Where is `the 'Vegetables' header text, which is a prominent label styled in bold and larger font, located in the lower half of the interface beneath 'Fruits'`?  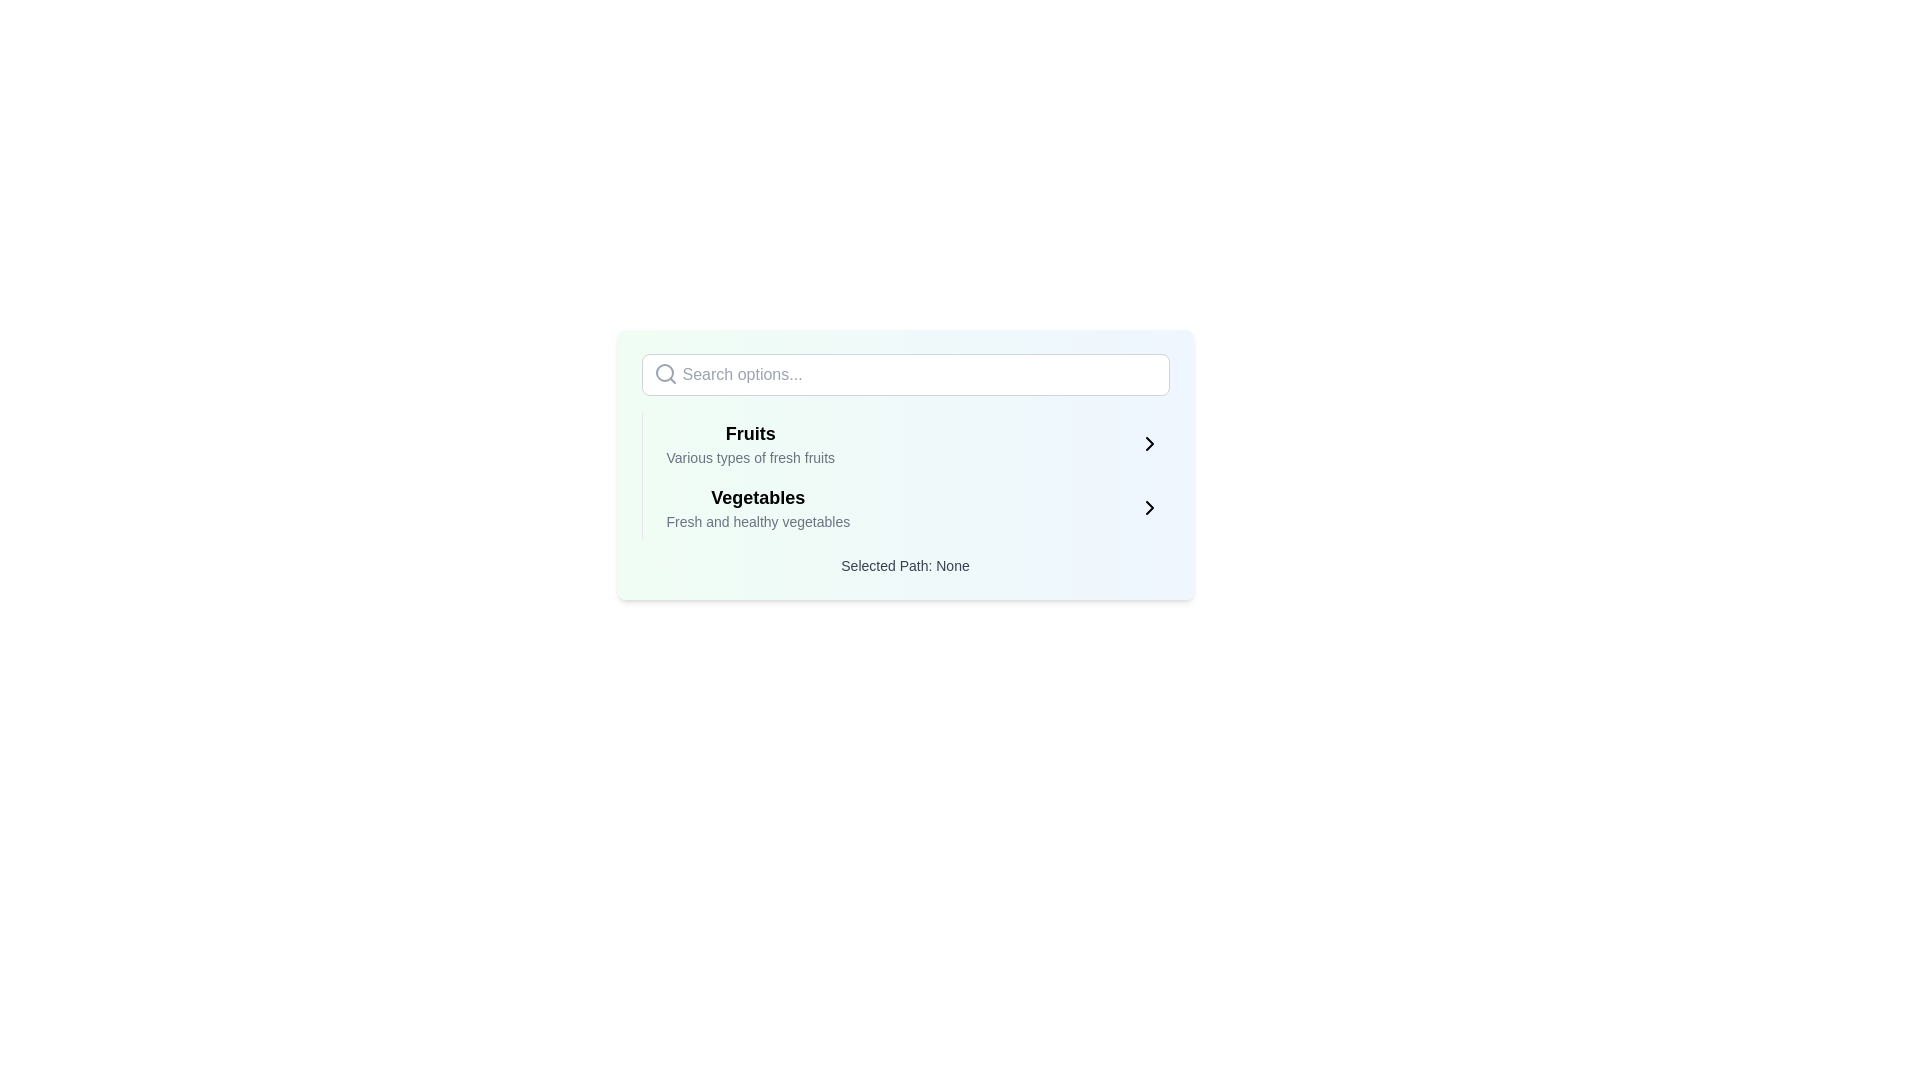 the 'Vegetables' header text, which is a prominent label styled in bold and larger font, located in the lower half of the interface beneath 'Fruits' is located at coordinates (757, 496).